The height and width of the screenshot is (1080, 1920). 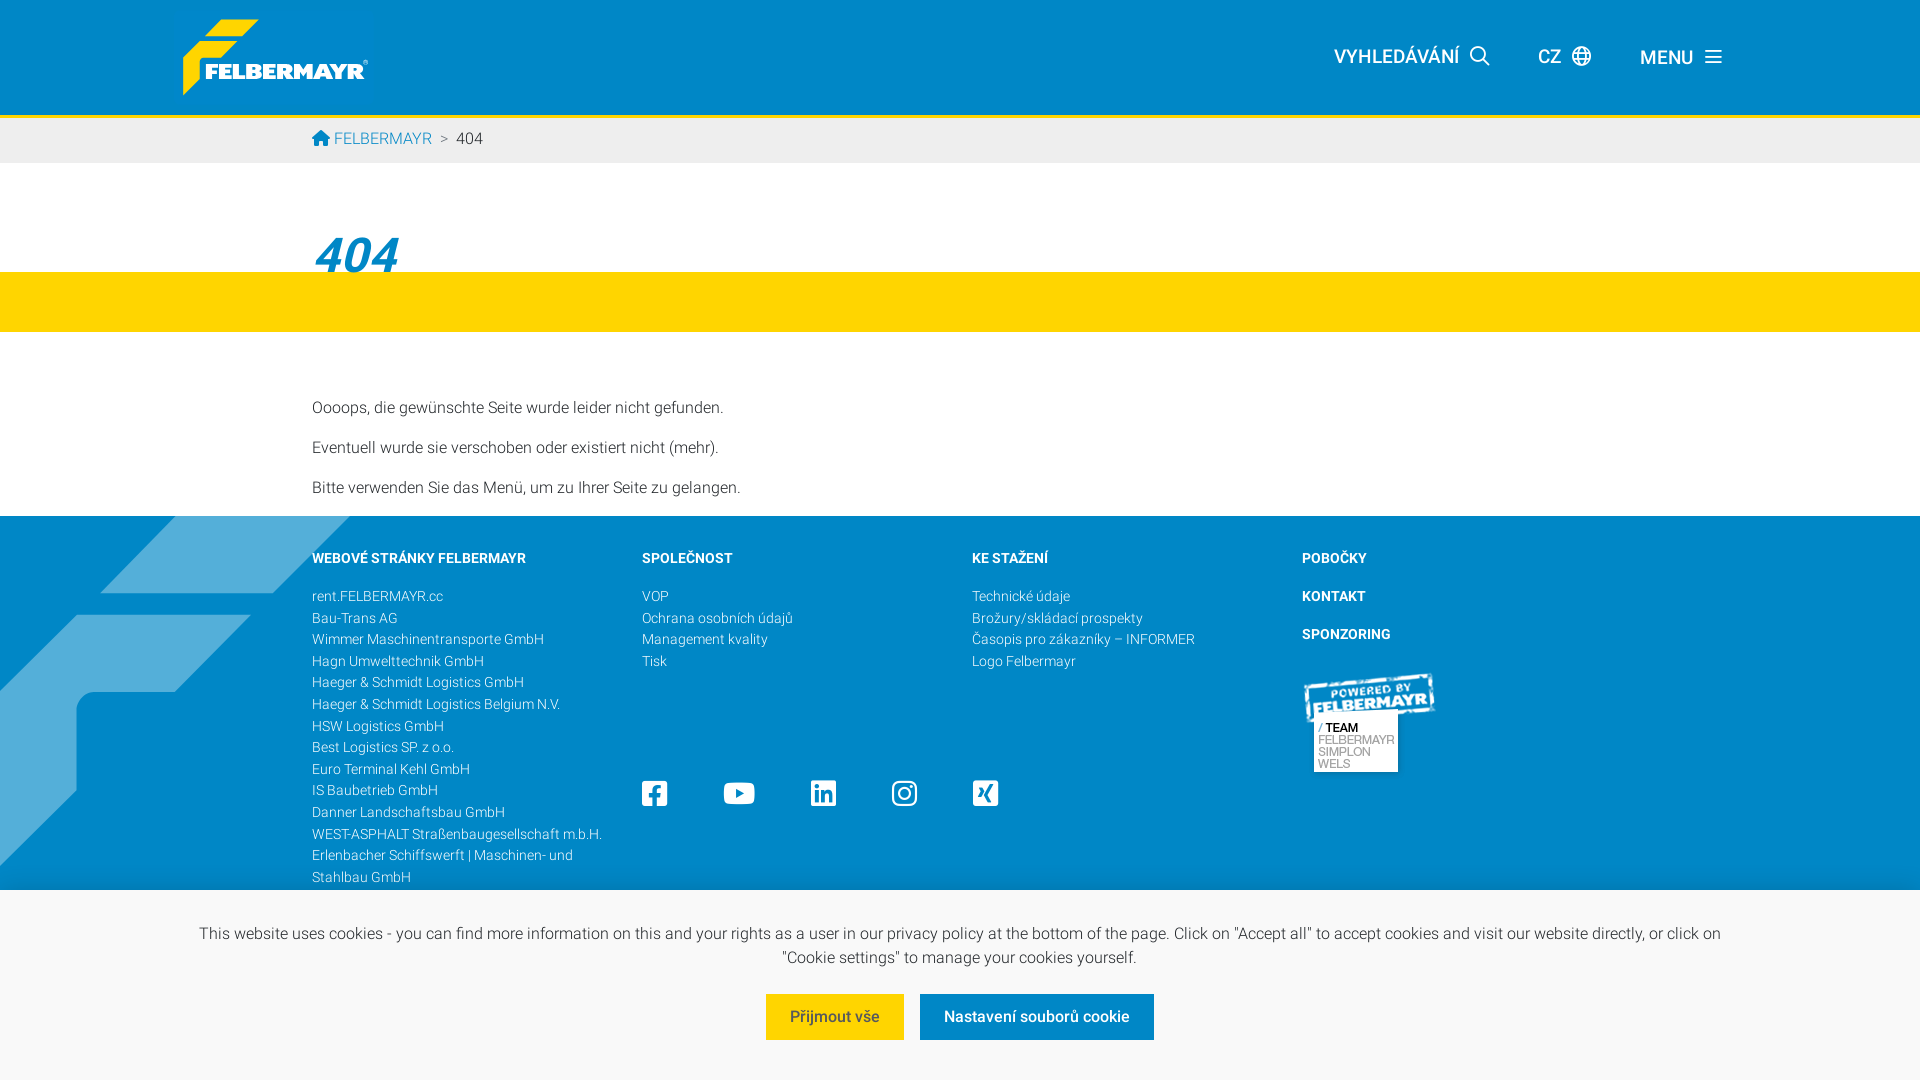 What do you see at coordinates (311, 768) in the screenshot?
I see `'Euro Terminal Kehl GmbH'` at bounding box center [311, 768].